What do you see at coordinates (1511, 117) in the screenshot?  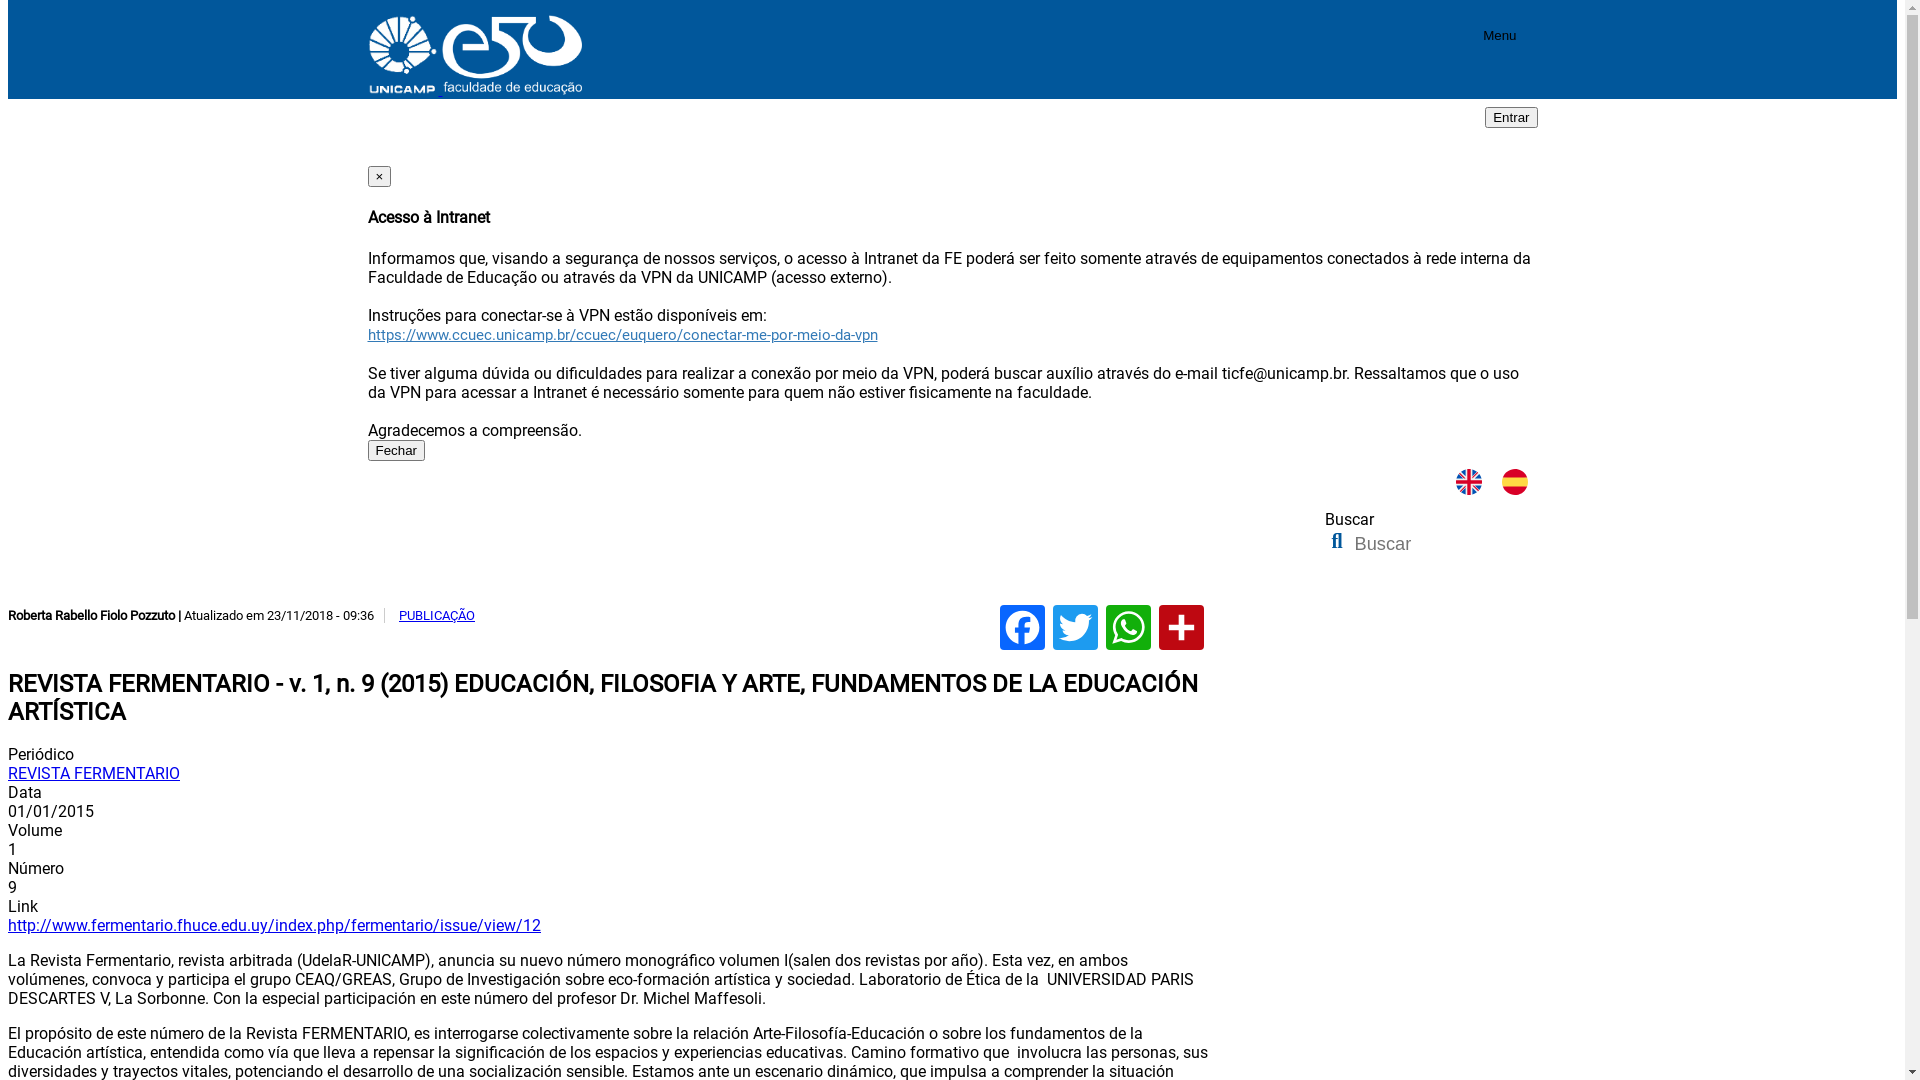 I see `'Entrar'` at bounding box center [1511, 117].